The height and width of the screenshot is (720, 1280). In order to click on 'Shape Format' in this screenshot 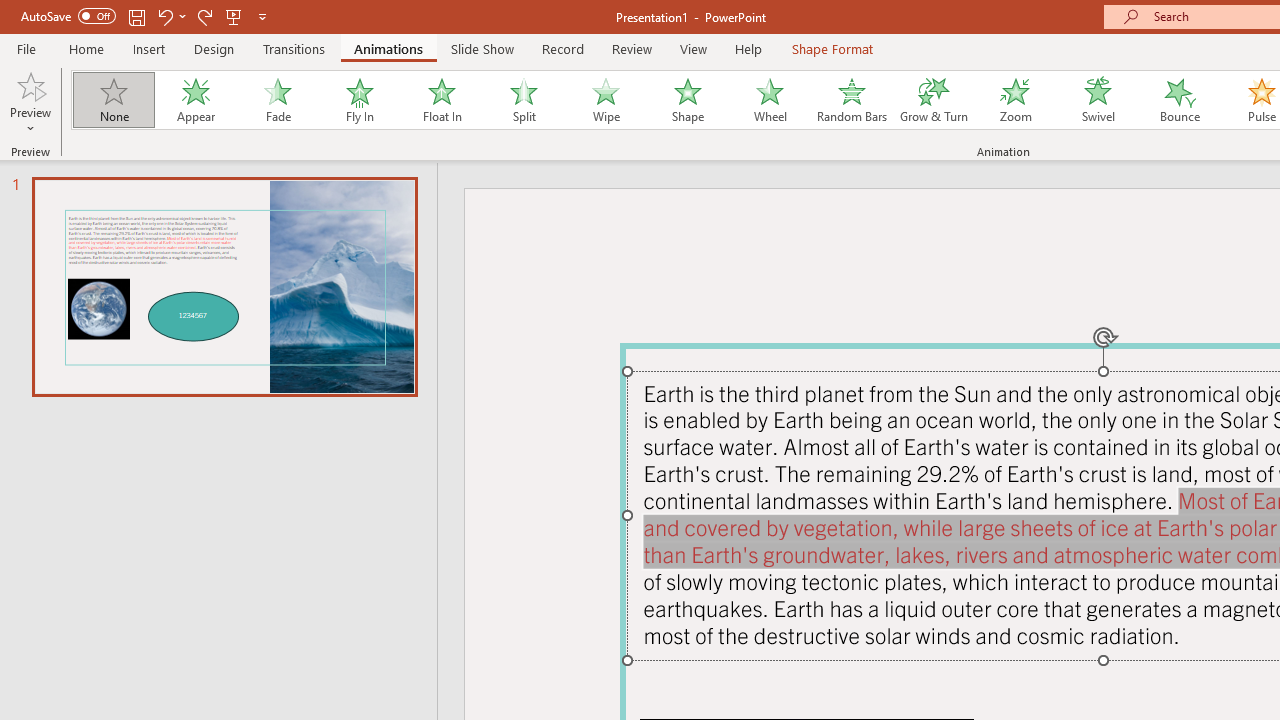, I will do `click(832, 48)`.